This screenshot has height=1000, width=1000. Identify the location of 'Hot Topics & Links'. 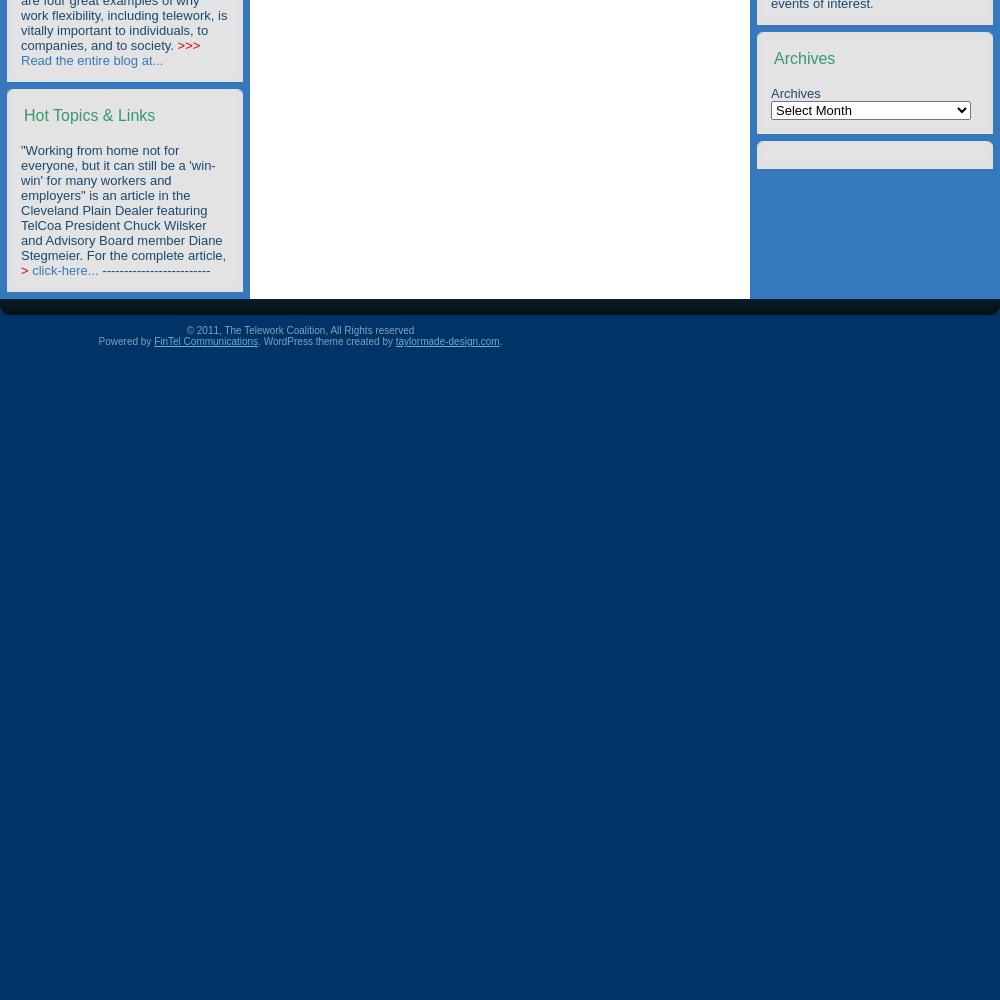
(88, 114).